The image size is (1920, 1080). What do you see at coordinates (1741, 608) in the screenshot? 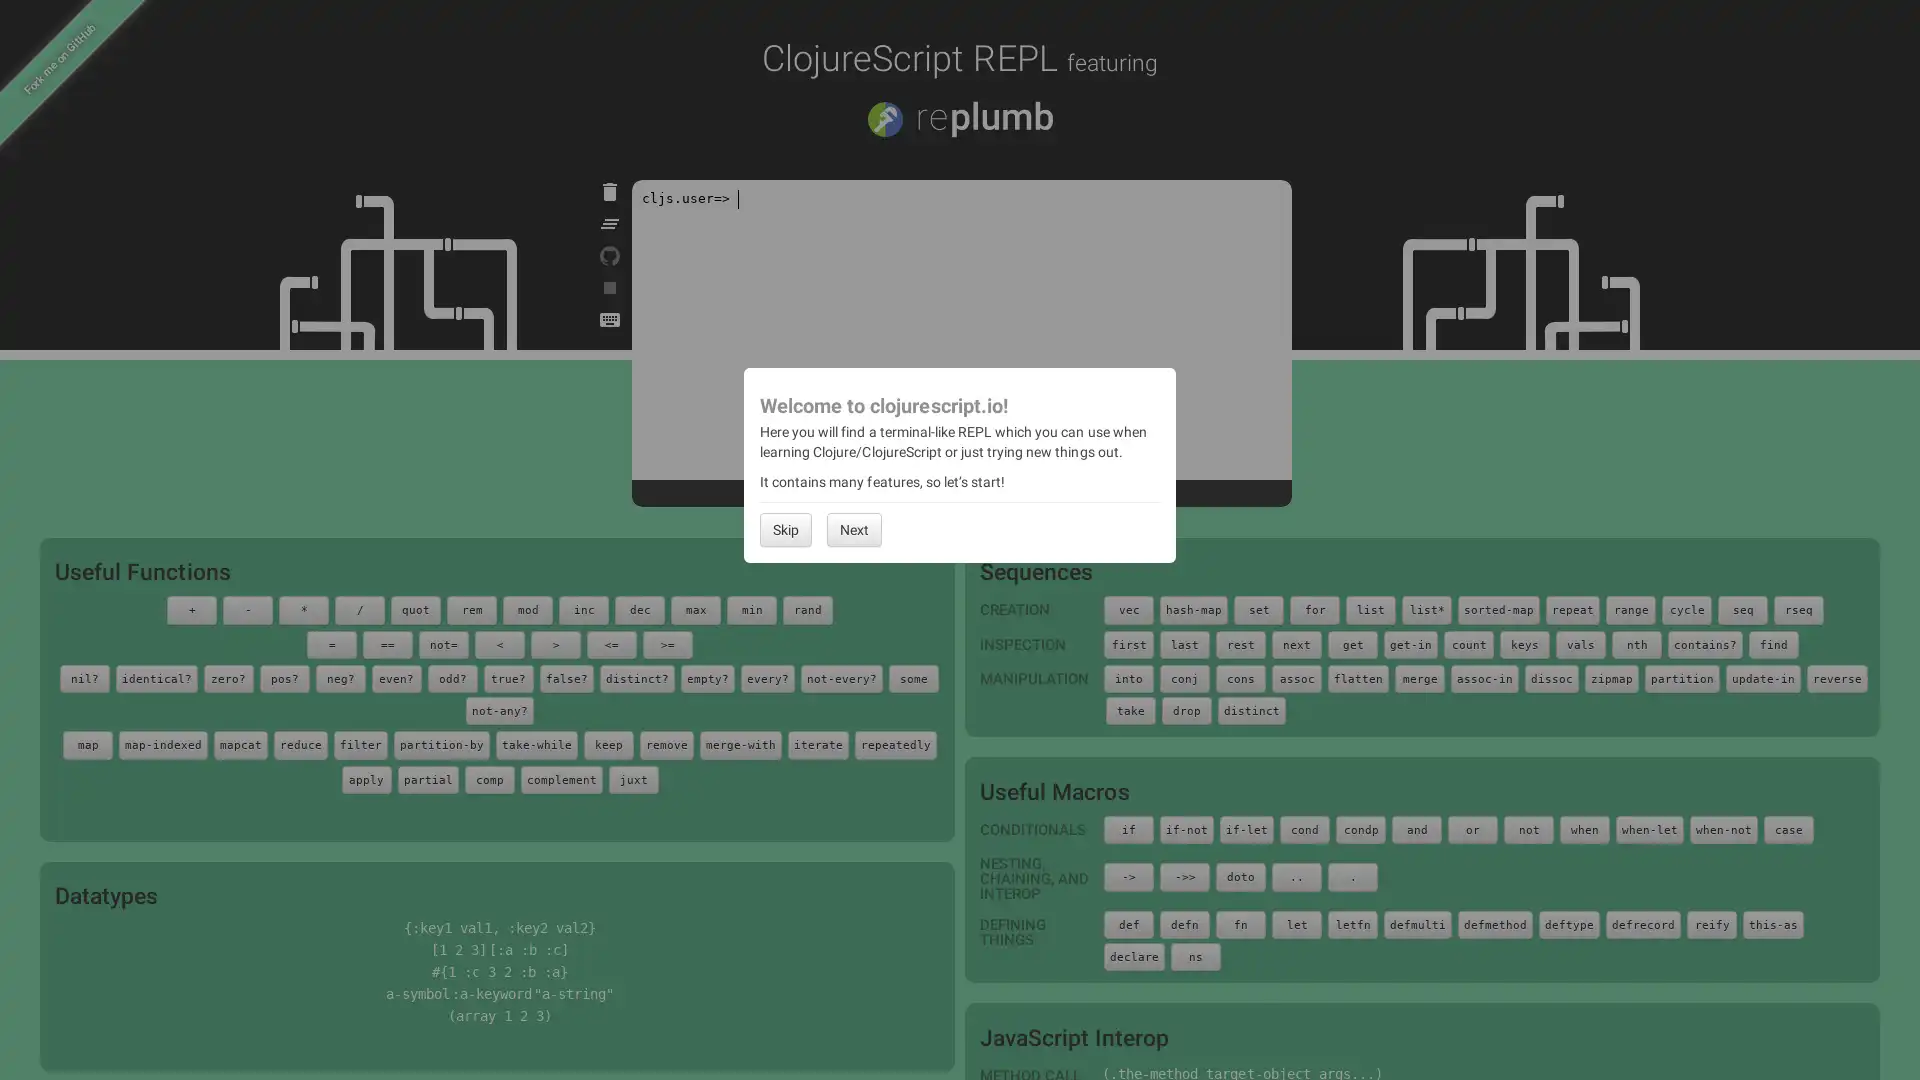
I see `seq` at bounding box center [1741, 608].